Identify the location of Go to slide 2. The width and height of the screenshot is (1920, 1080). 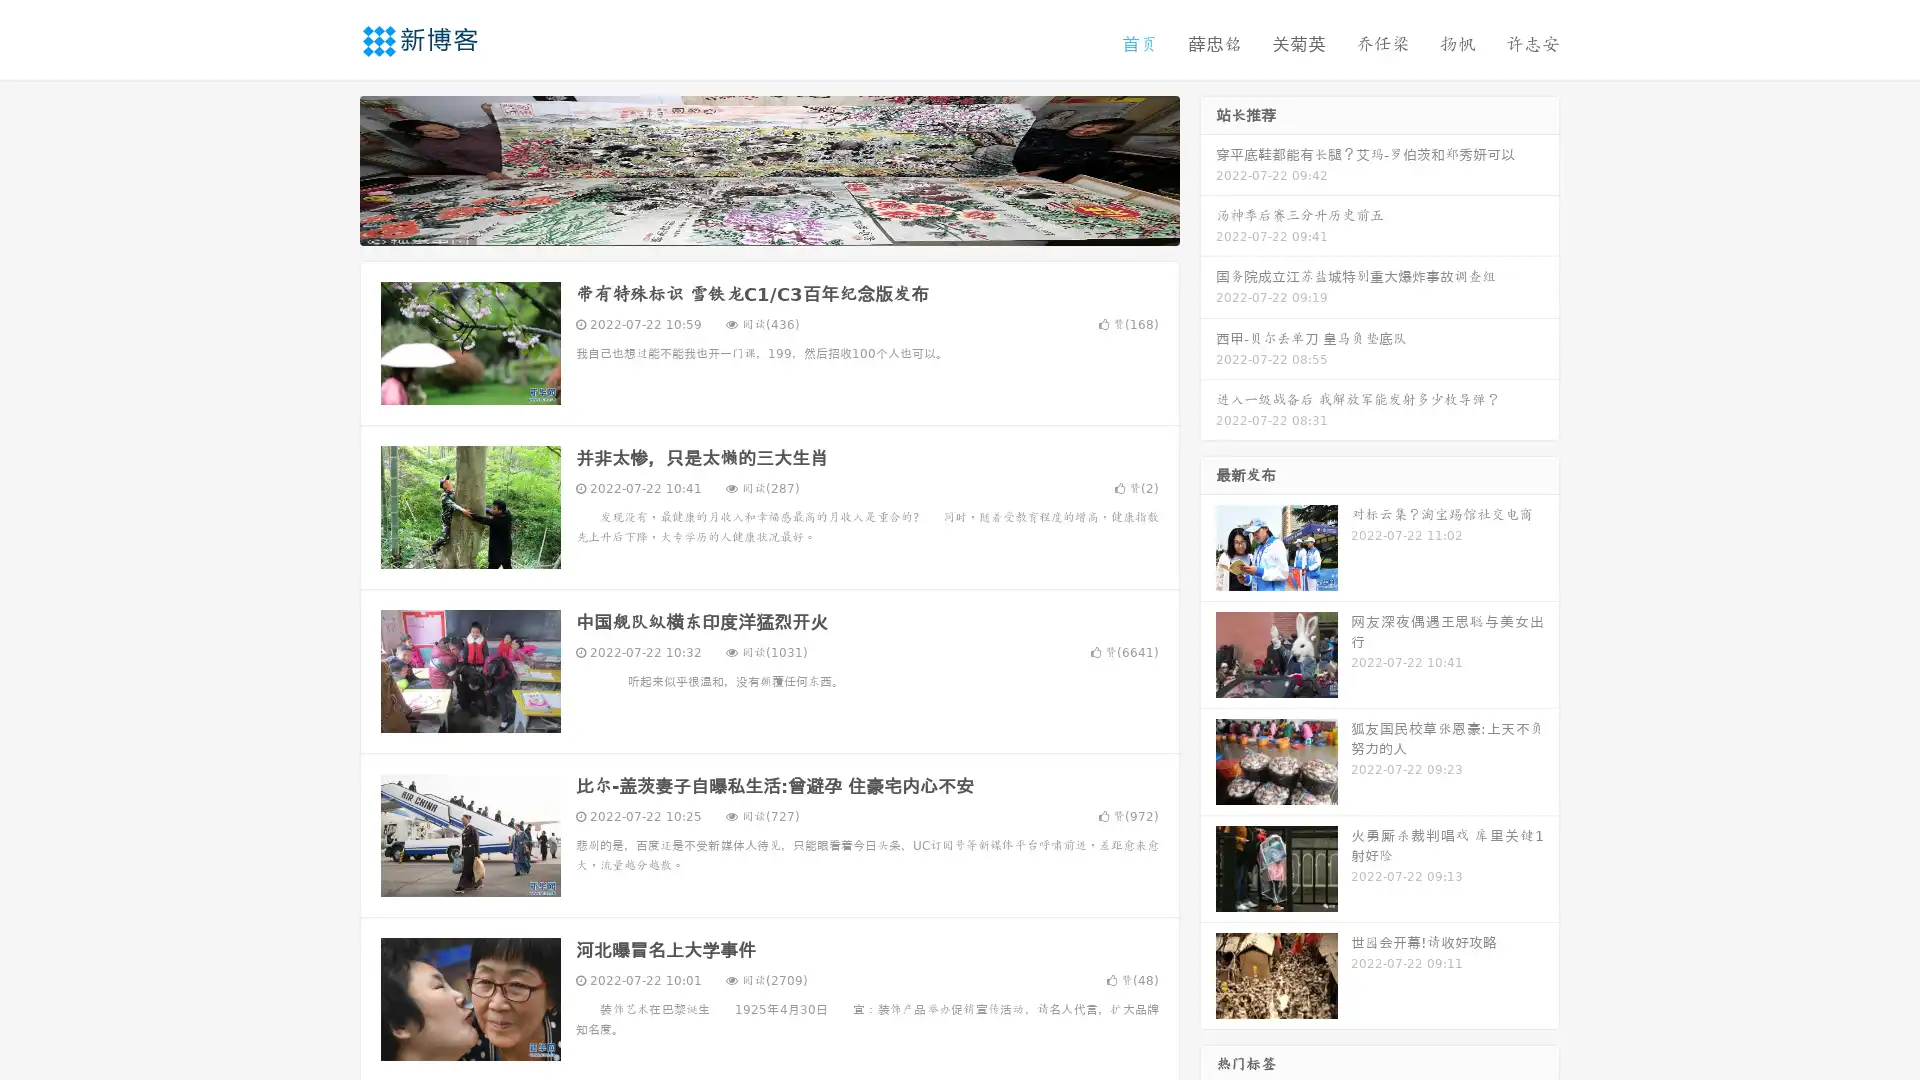
(768, 225).